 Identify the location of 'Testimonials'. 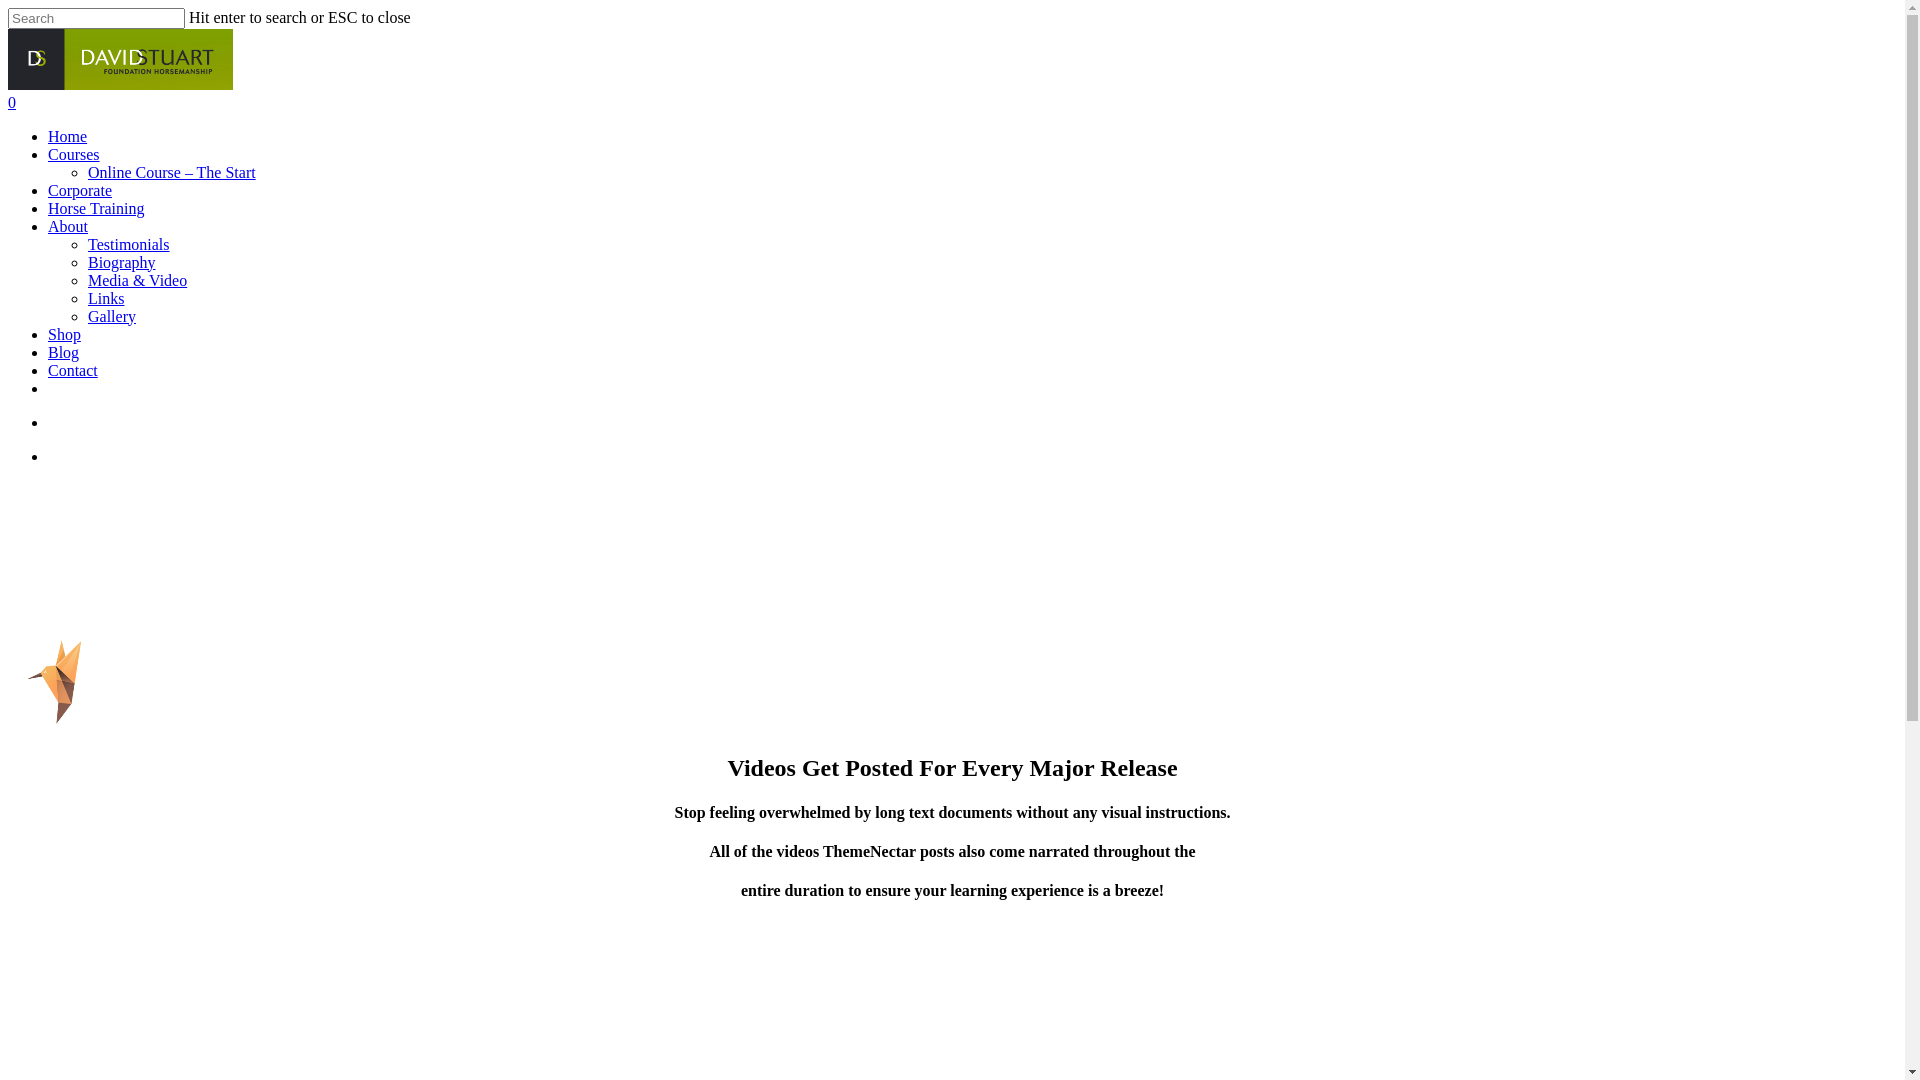
(128, 243).